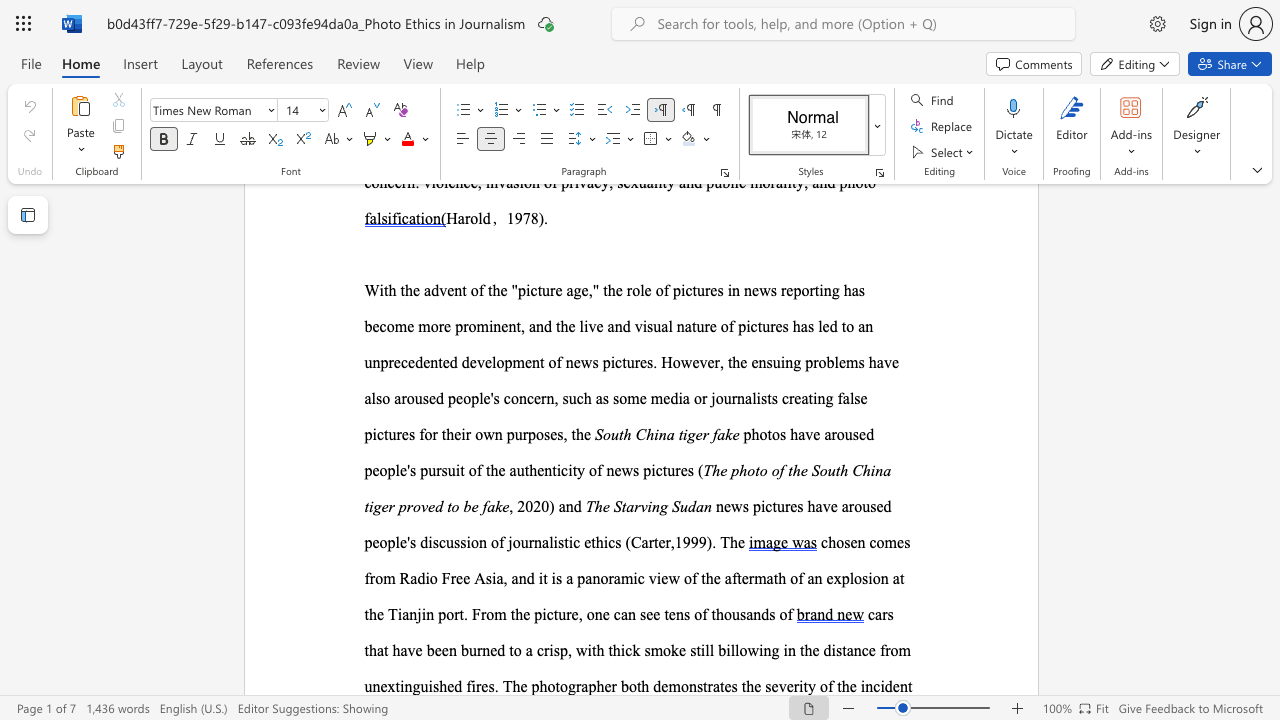 The image size is (1280, 720). What do you see at coordinates (580, 685) in the screenshot?
I see `the subset text "ap" within the text "photographer"` at bounding box center [580, 685].